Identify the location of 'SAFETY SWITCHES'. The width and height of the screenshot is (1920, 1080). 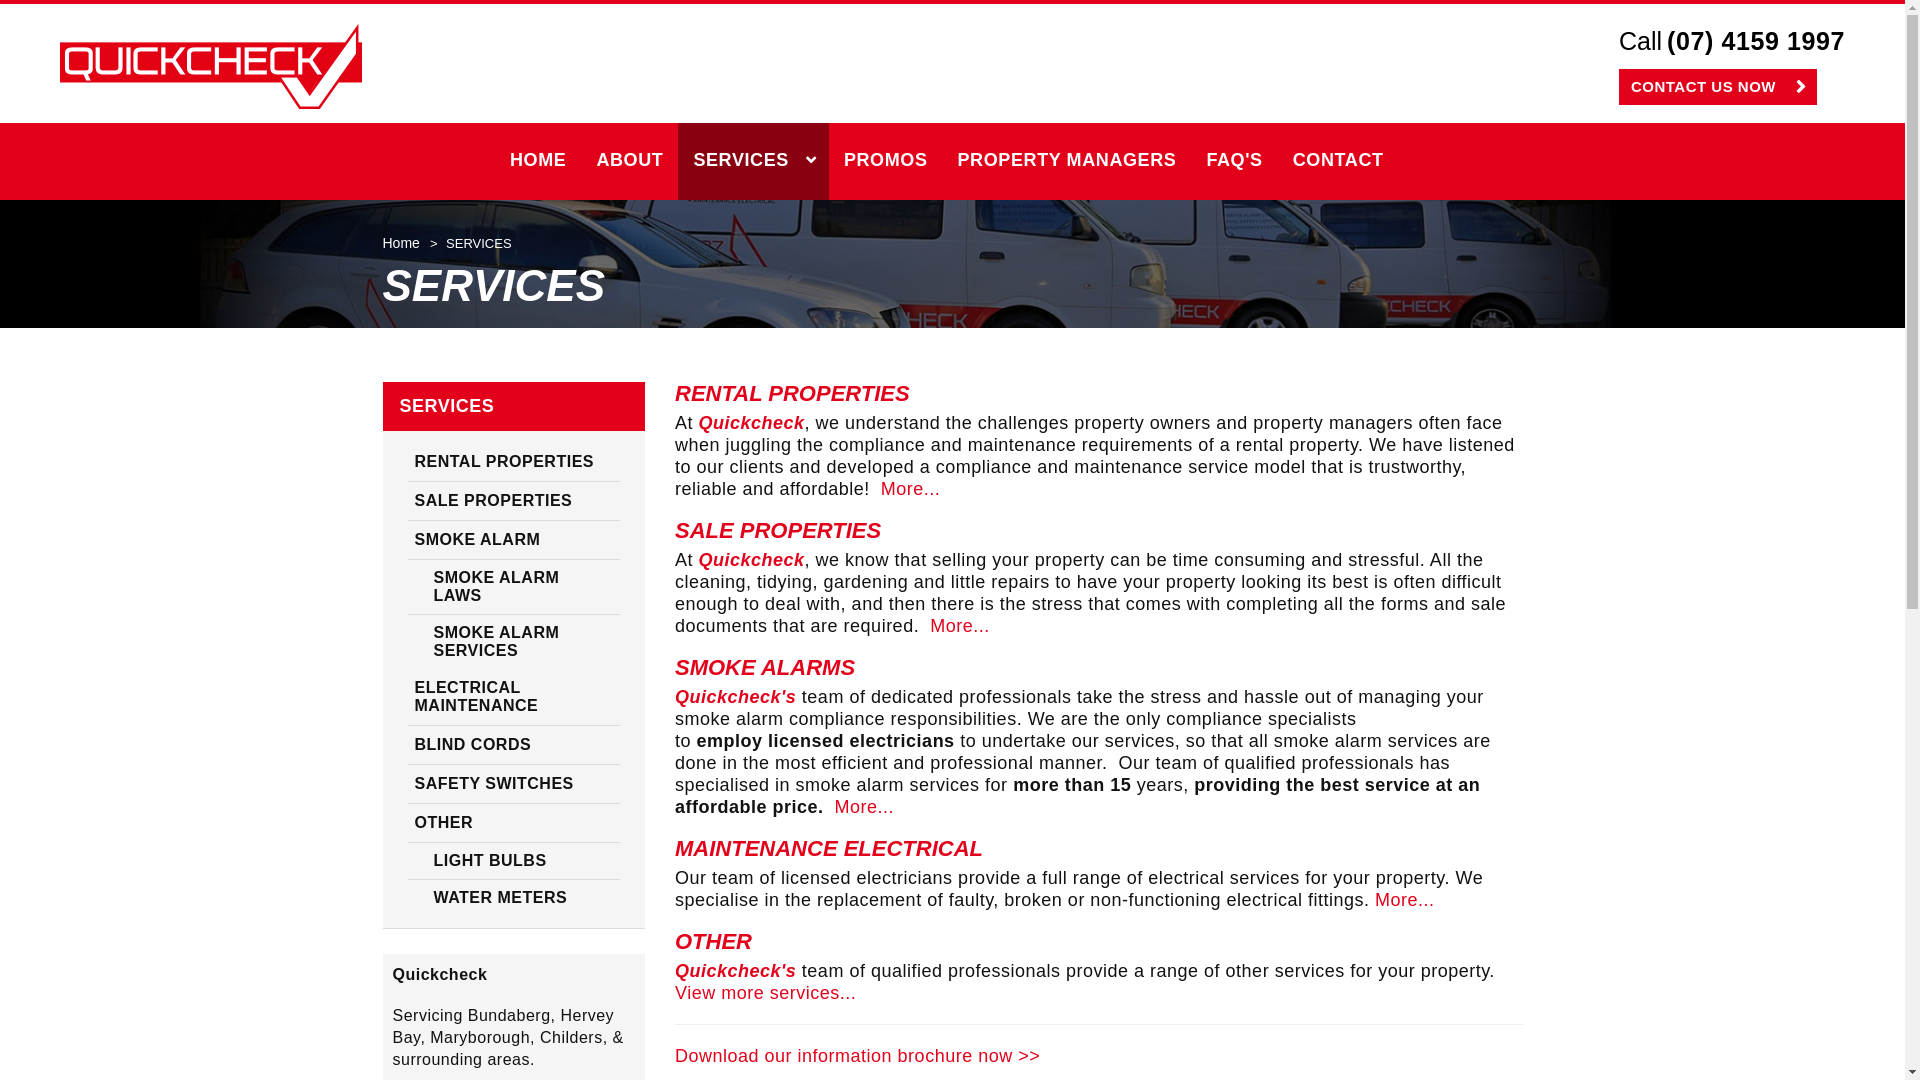
(514, 783).